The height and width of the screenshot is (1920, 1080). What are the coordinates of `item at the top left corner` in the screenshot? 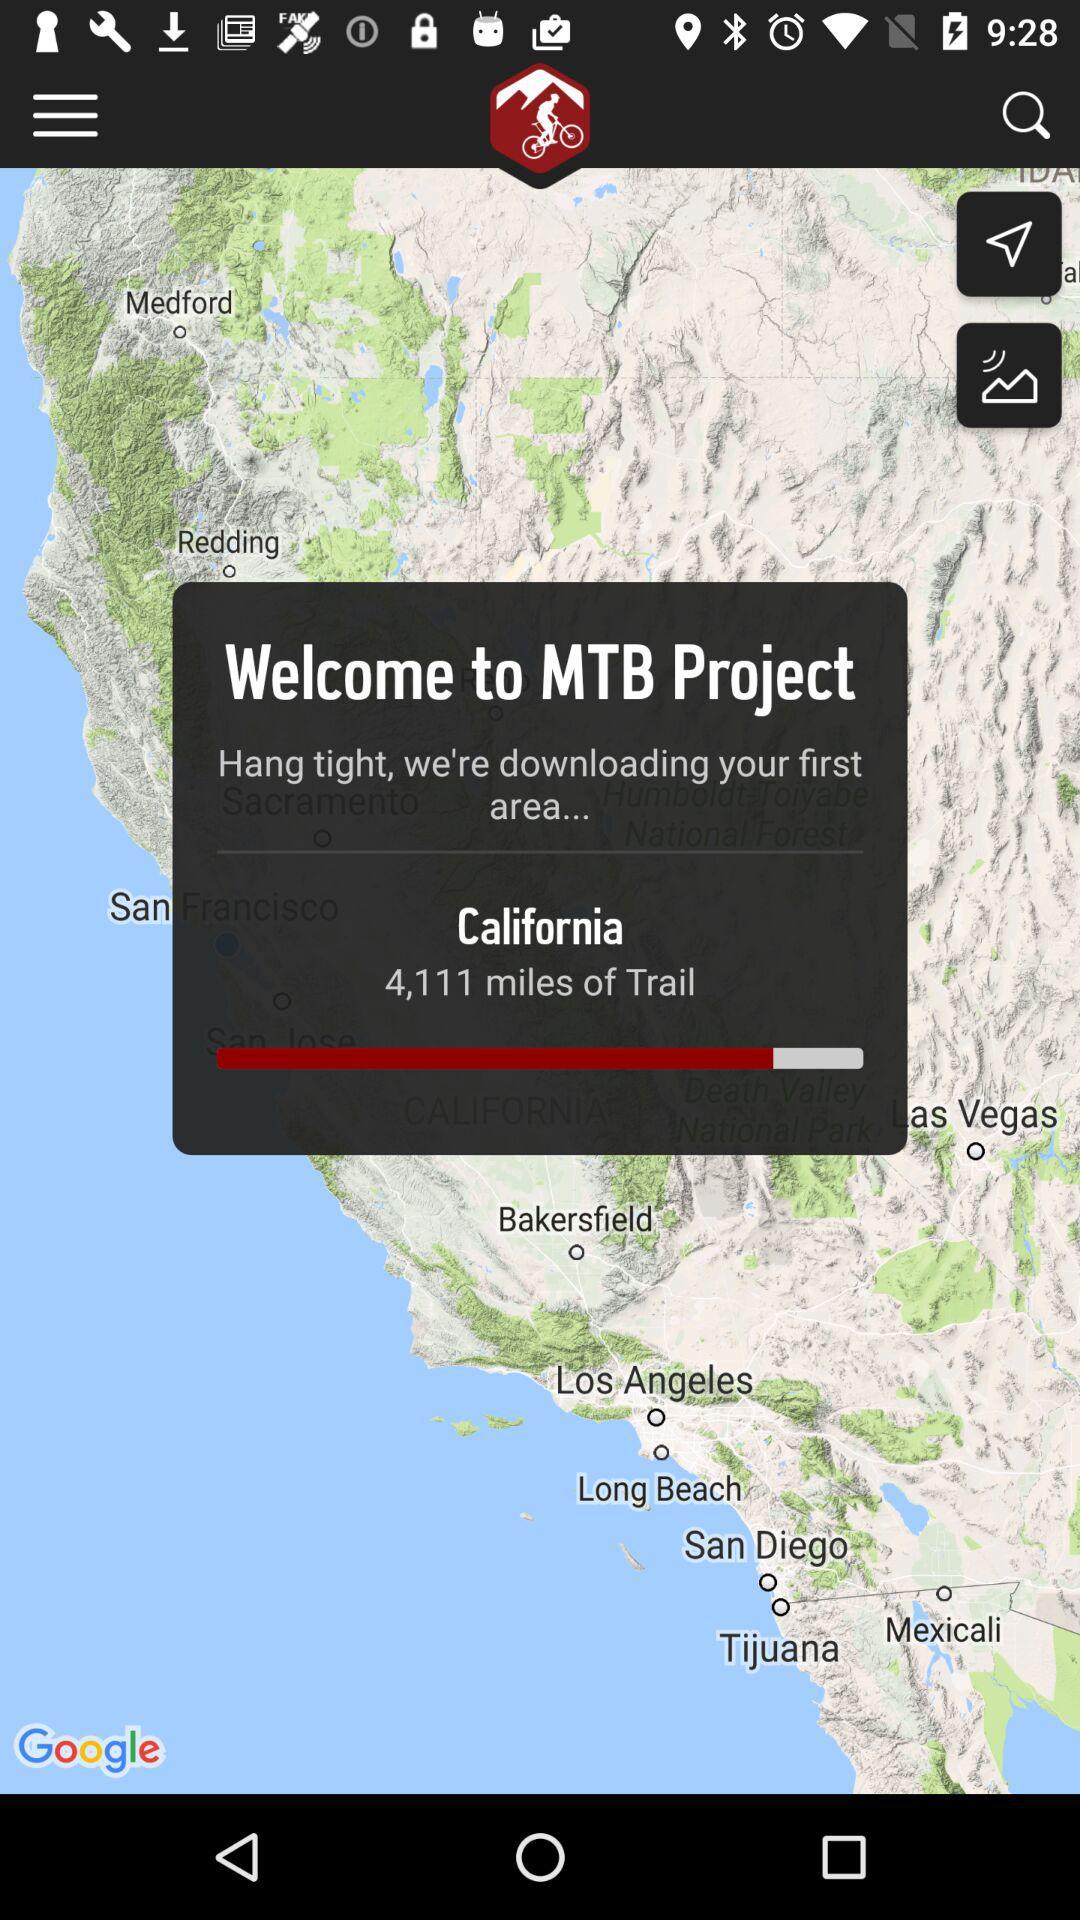 It's located at (64, 114).